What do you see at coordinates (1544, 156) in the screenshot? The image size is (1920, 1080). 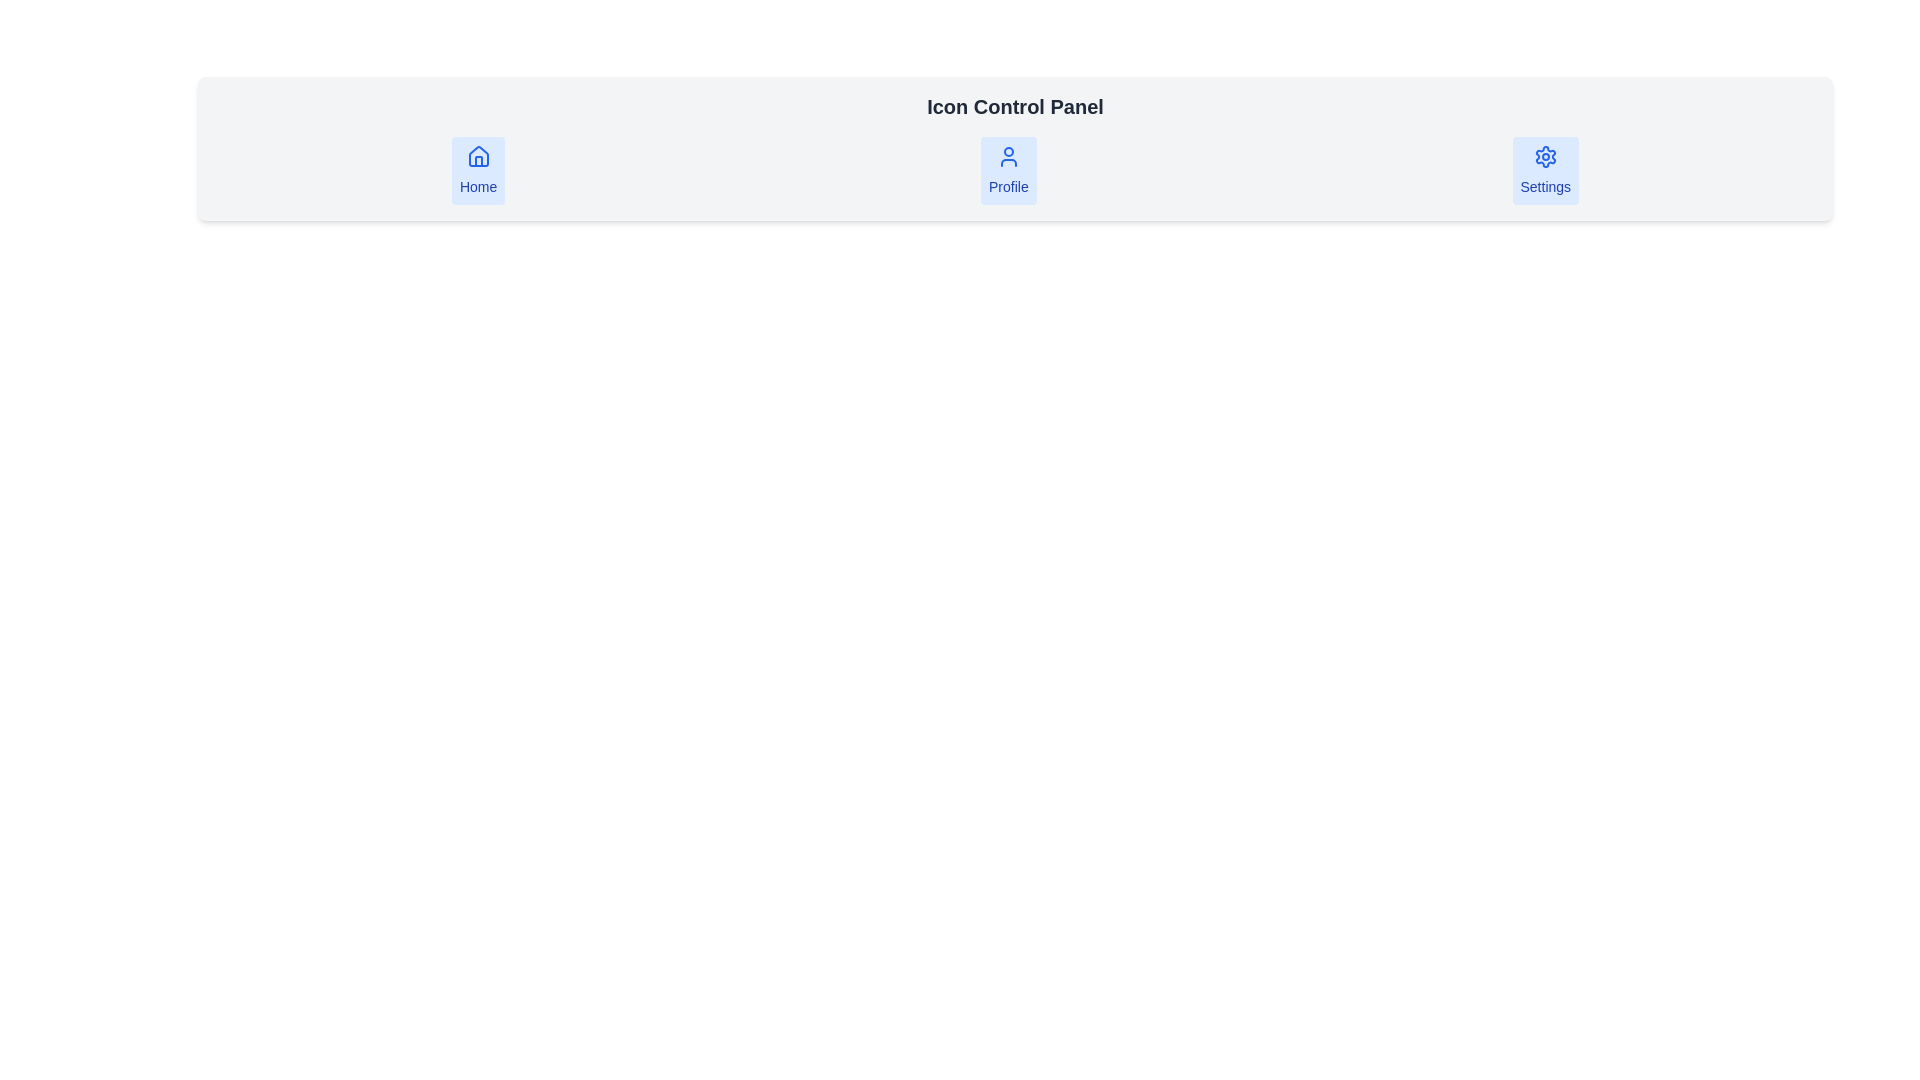 I see `the settings icon located in the rightmost section of the horizontal navigation bar, above the text label 'Settings'` at bounding box center [1544, 156].